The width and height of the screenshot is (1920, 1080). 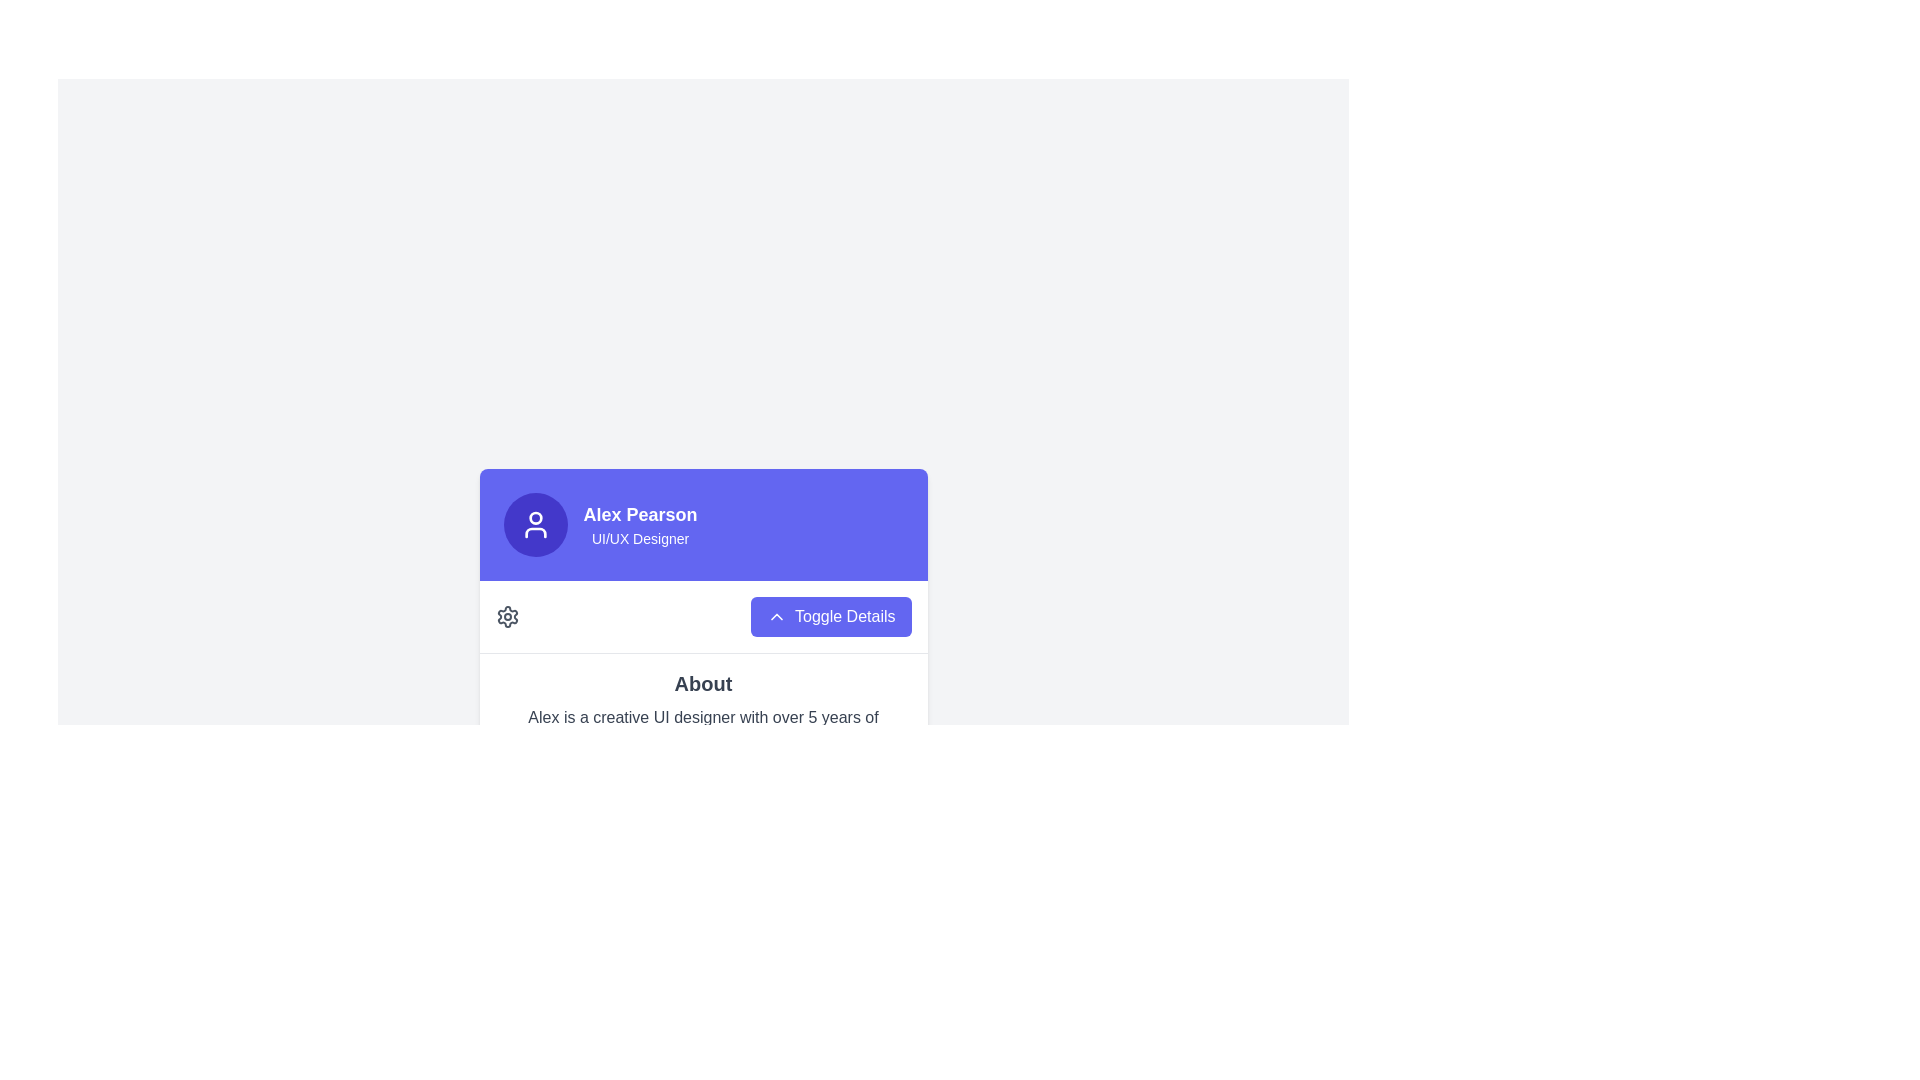 I want to click on the settings icon located in the header section of the user profile card, which is used, so click(x=507, y=615).